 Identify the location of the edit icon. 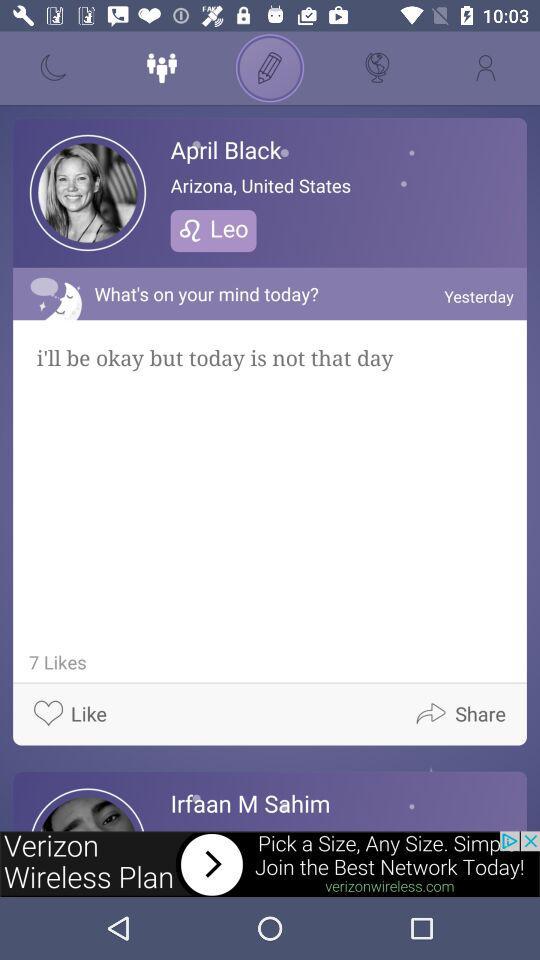
(270, 68).